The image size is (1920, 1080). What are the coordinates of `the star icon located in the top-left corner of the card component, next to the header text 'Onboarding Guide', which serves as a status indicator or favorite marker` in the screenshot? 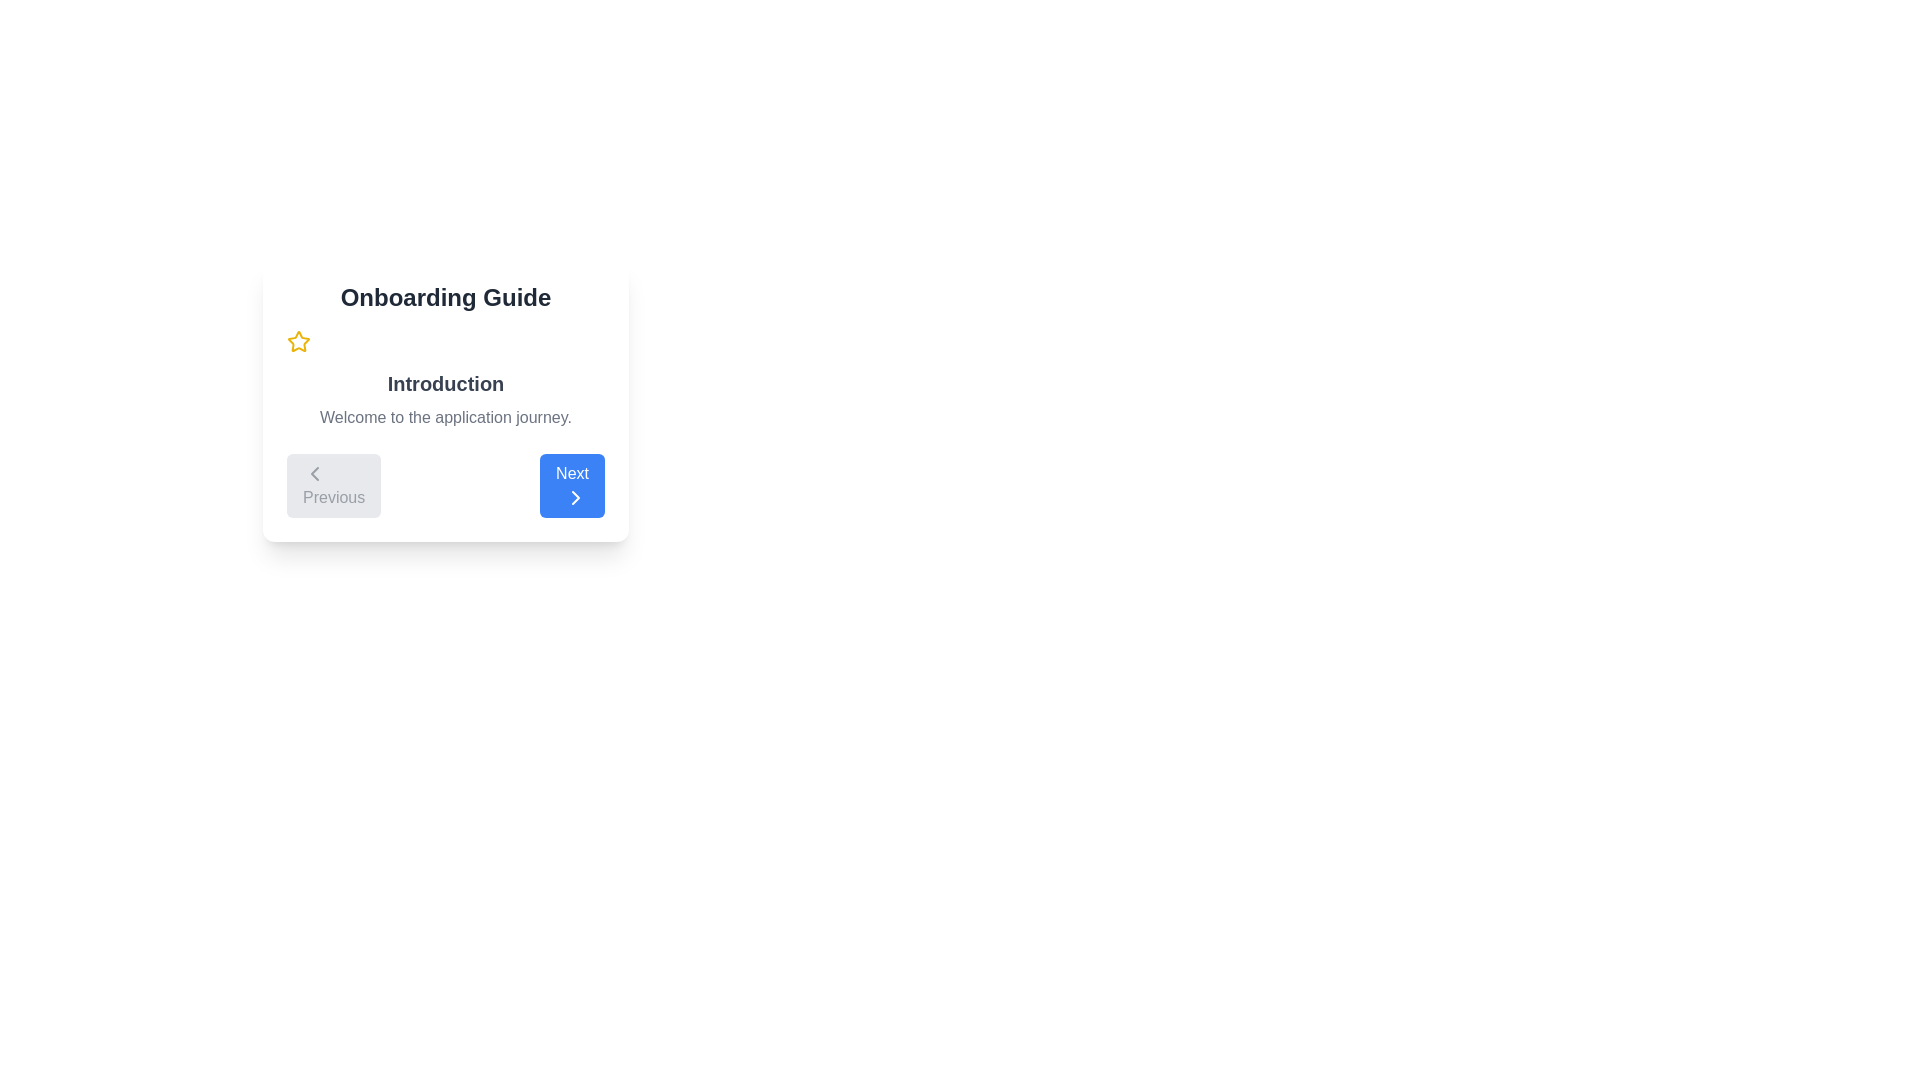 It's located at (297, 340).